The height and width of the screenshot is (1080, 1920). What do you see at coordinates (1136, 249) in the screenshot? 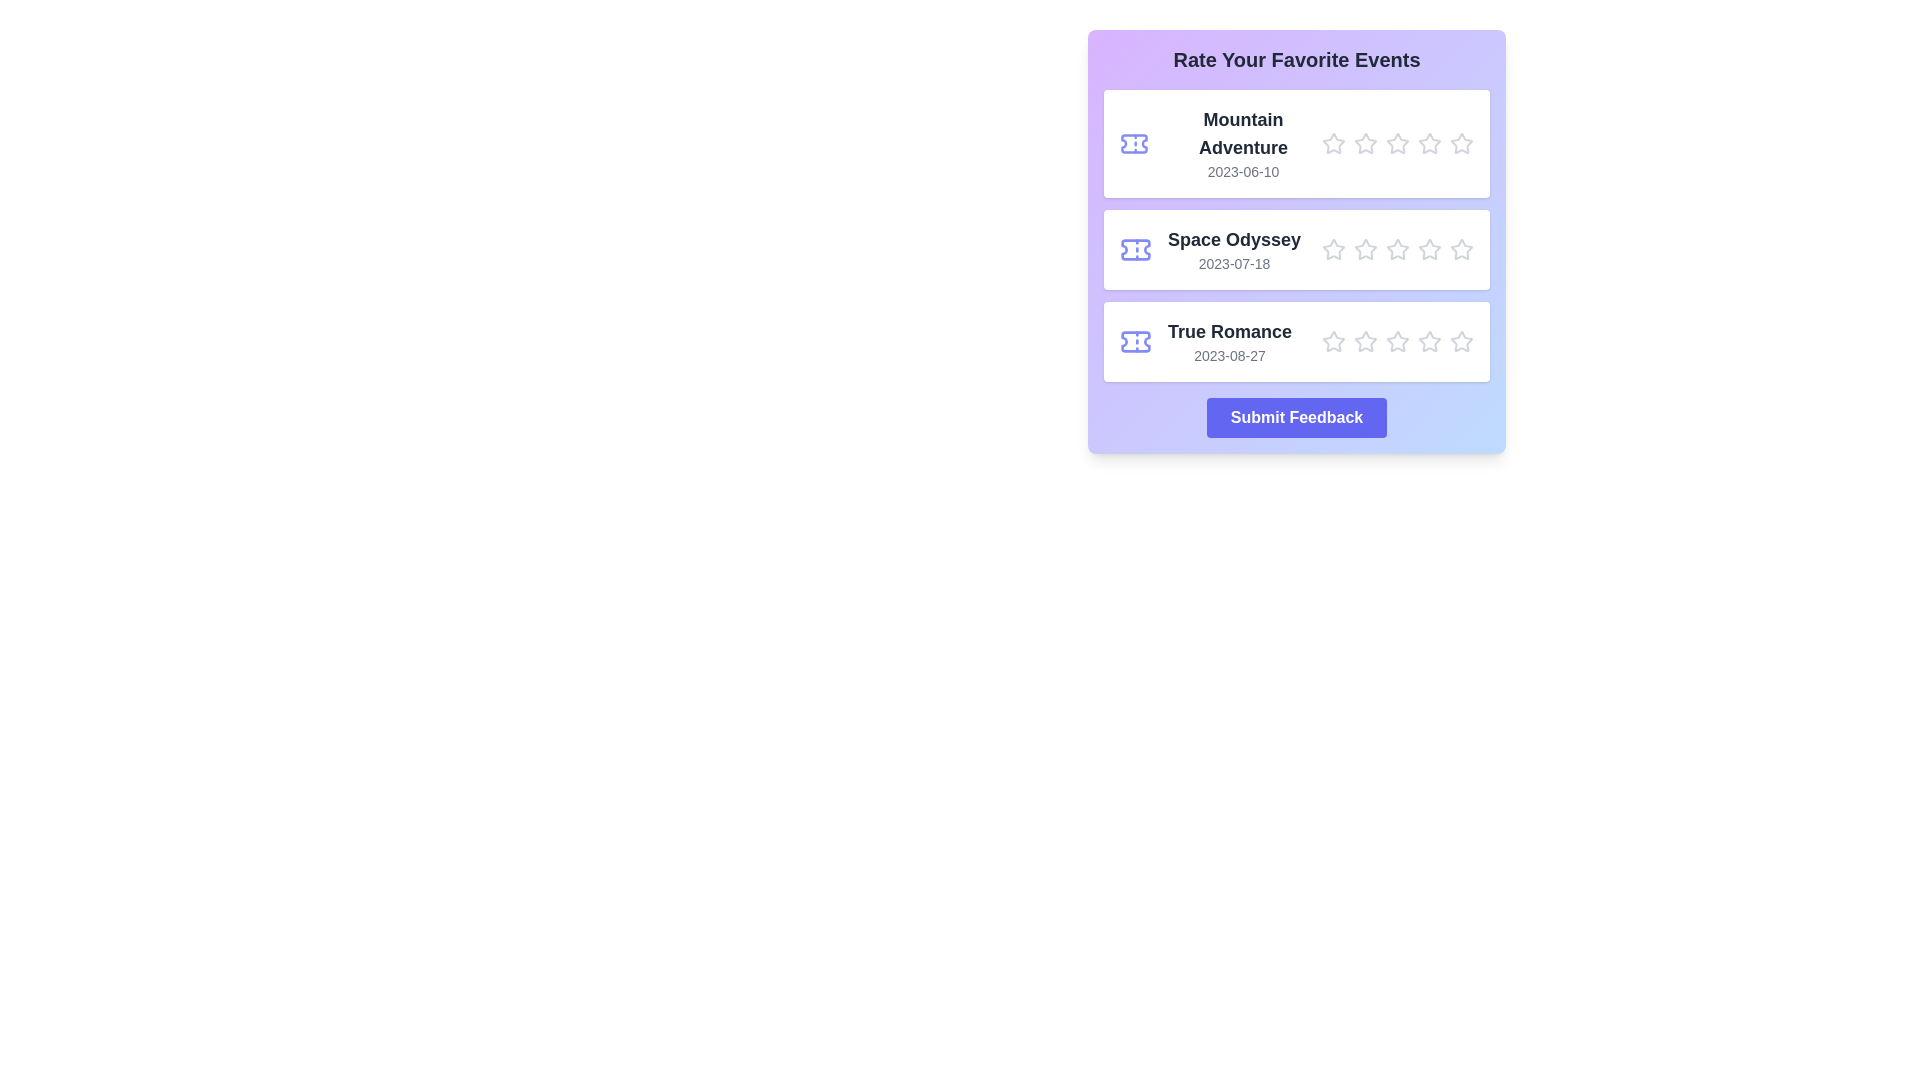
I see `the ticket icon for the movie Space Odyssey` at bounding box center [1136, 249].